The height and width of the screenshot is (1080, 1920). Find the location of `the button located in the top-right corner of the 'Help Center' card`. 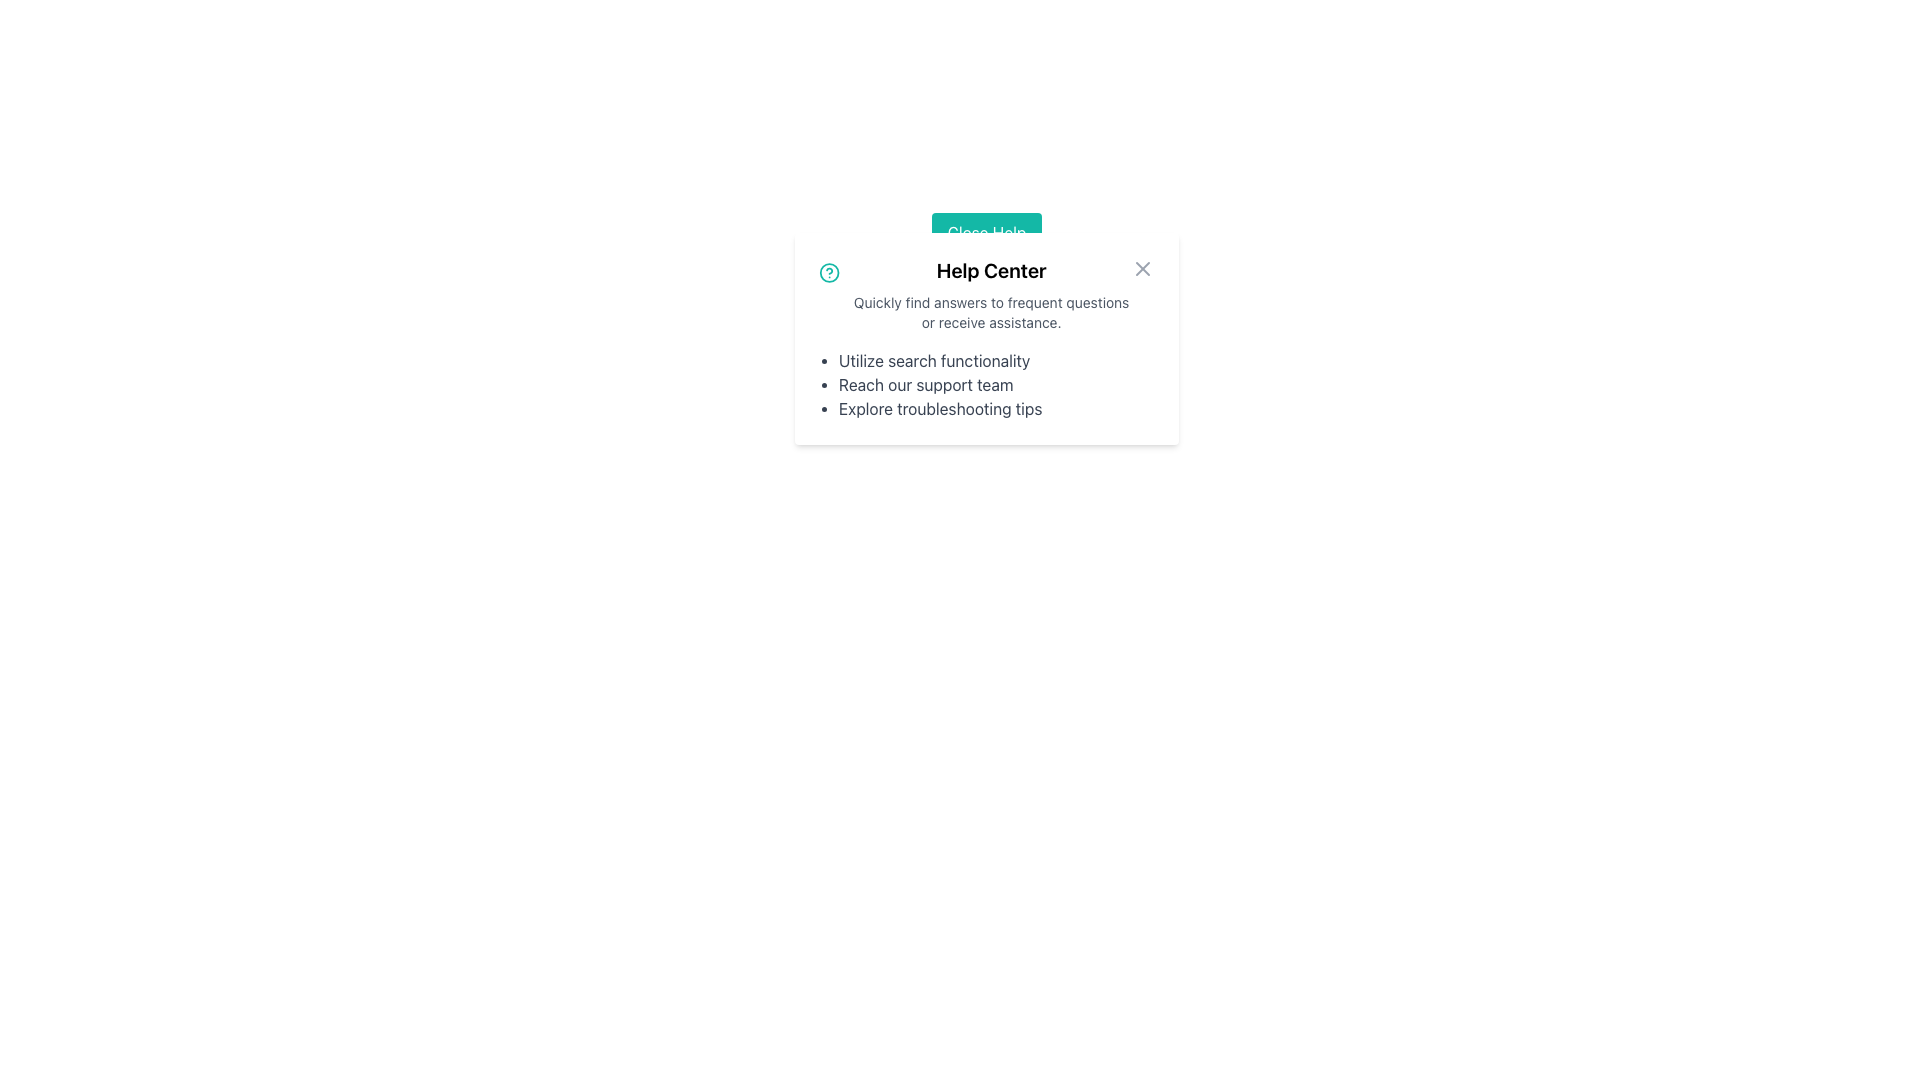

the button located in the top-right corner of the 'Help Center' card is located at coordinates (1142, 268).